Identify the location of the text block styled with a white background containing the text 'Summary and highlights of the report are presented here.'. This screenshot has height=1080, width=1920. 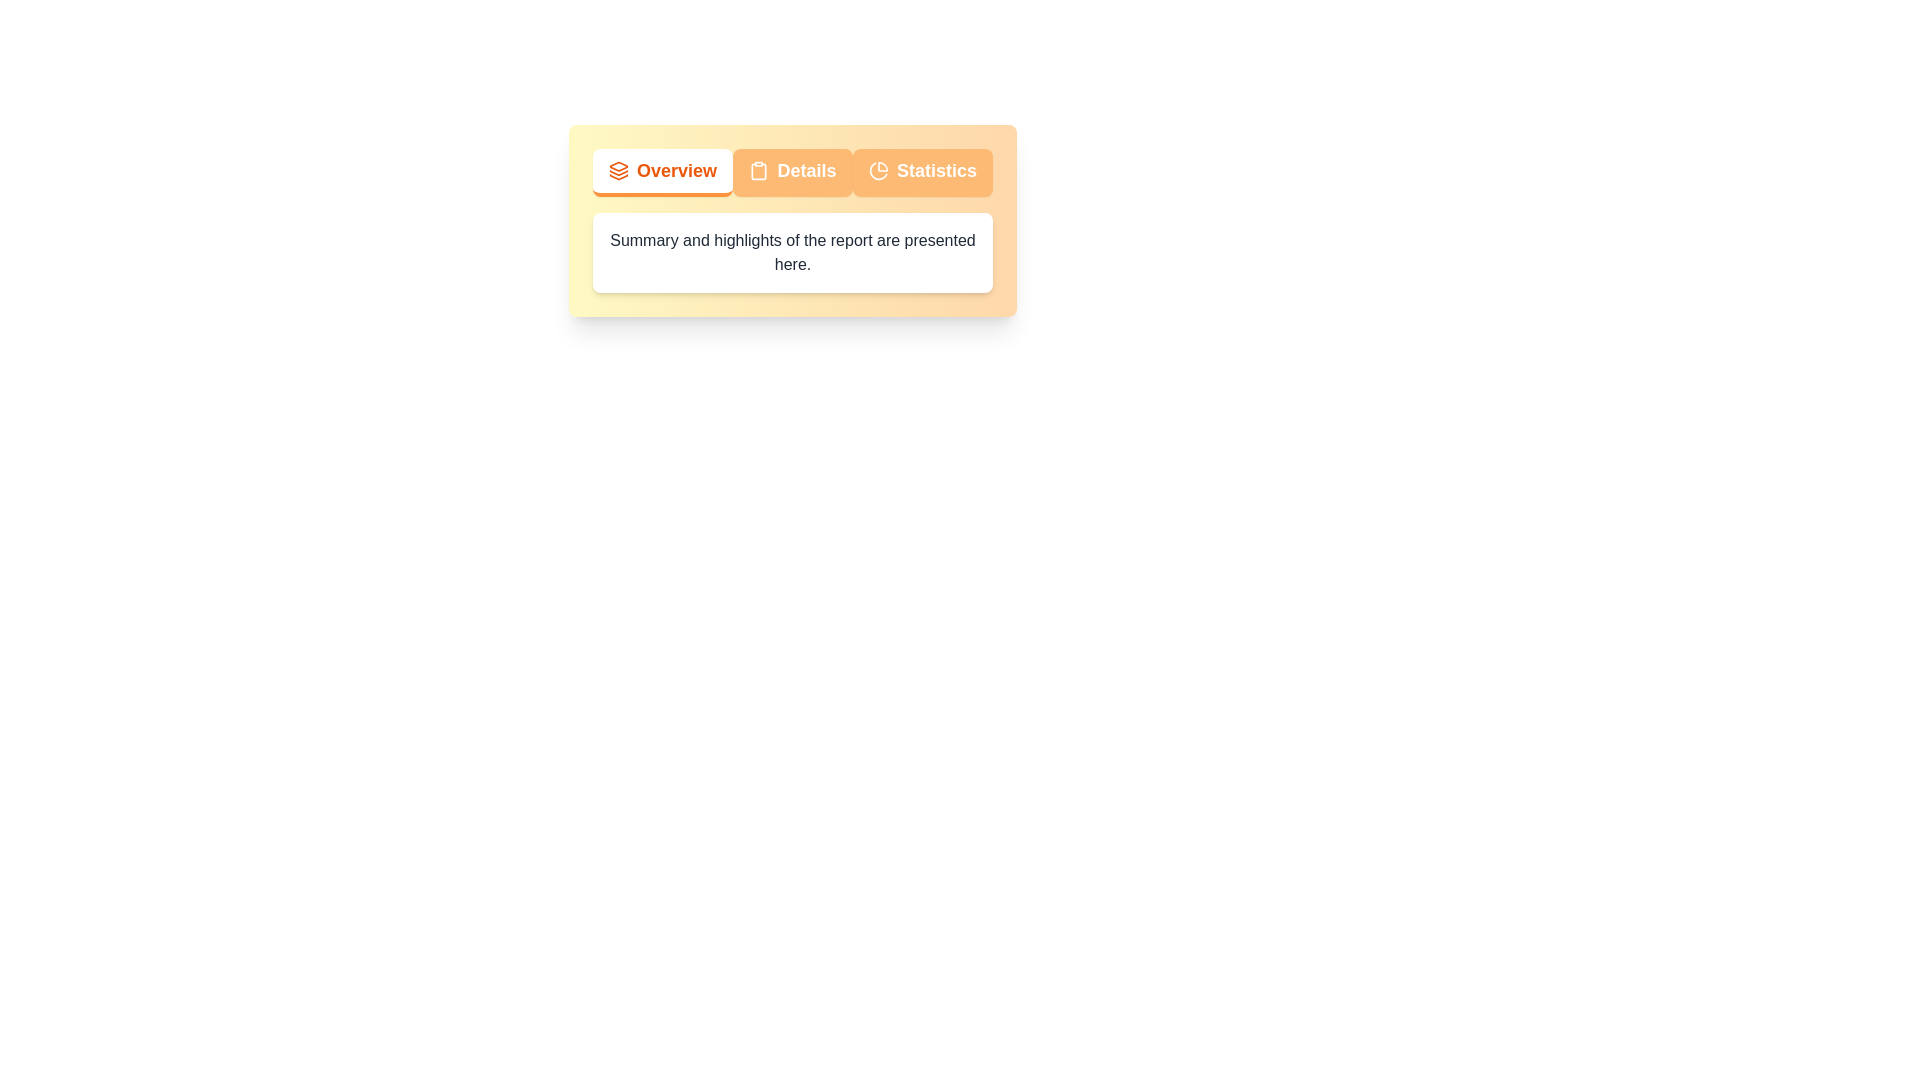
(791, 252).